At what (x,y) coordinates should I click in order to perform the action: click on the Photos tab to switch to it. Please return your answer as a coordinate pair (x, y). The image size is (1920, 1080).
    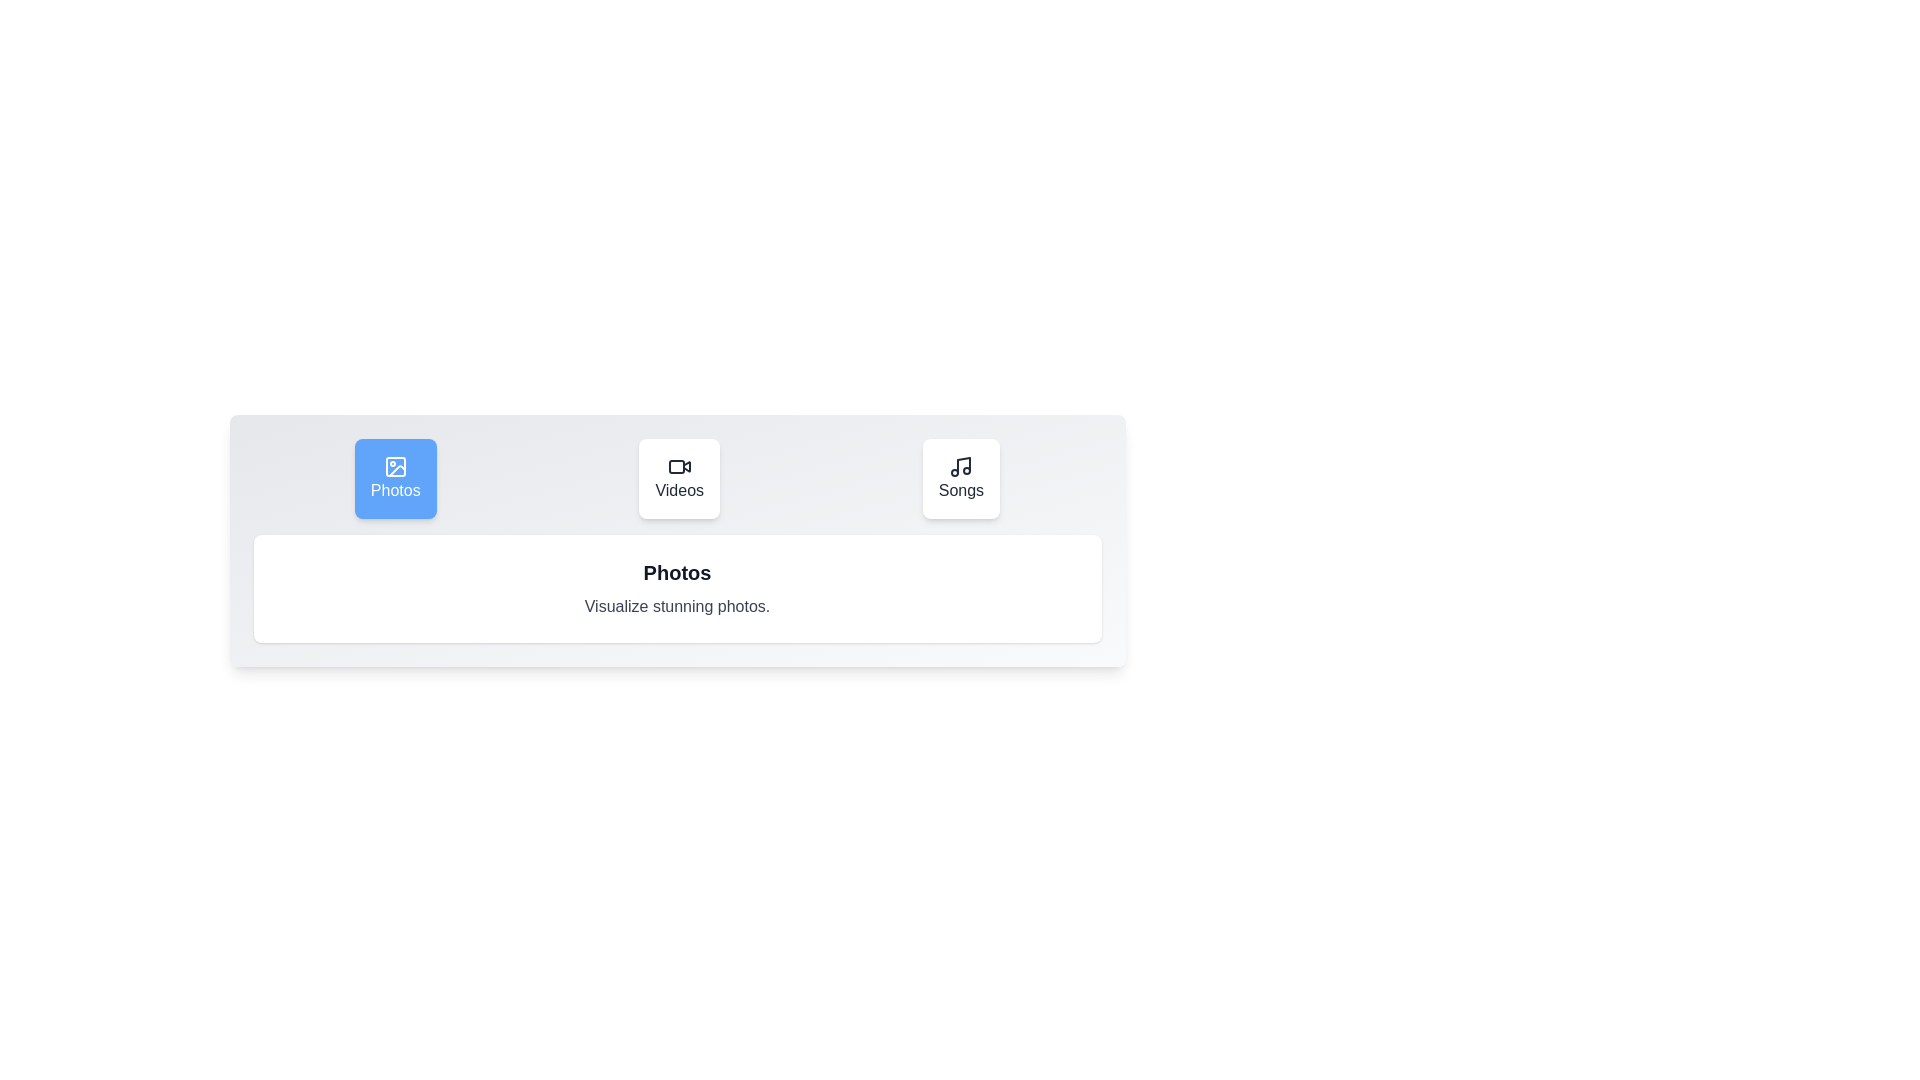
    Looking at the image, I should click on (395, 478).